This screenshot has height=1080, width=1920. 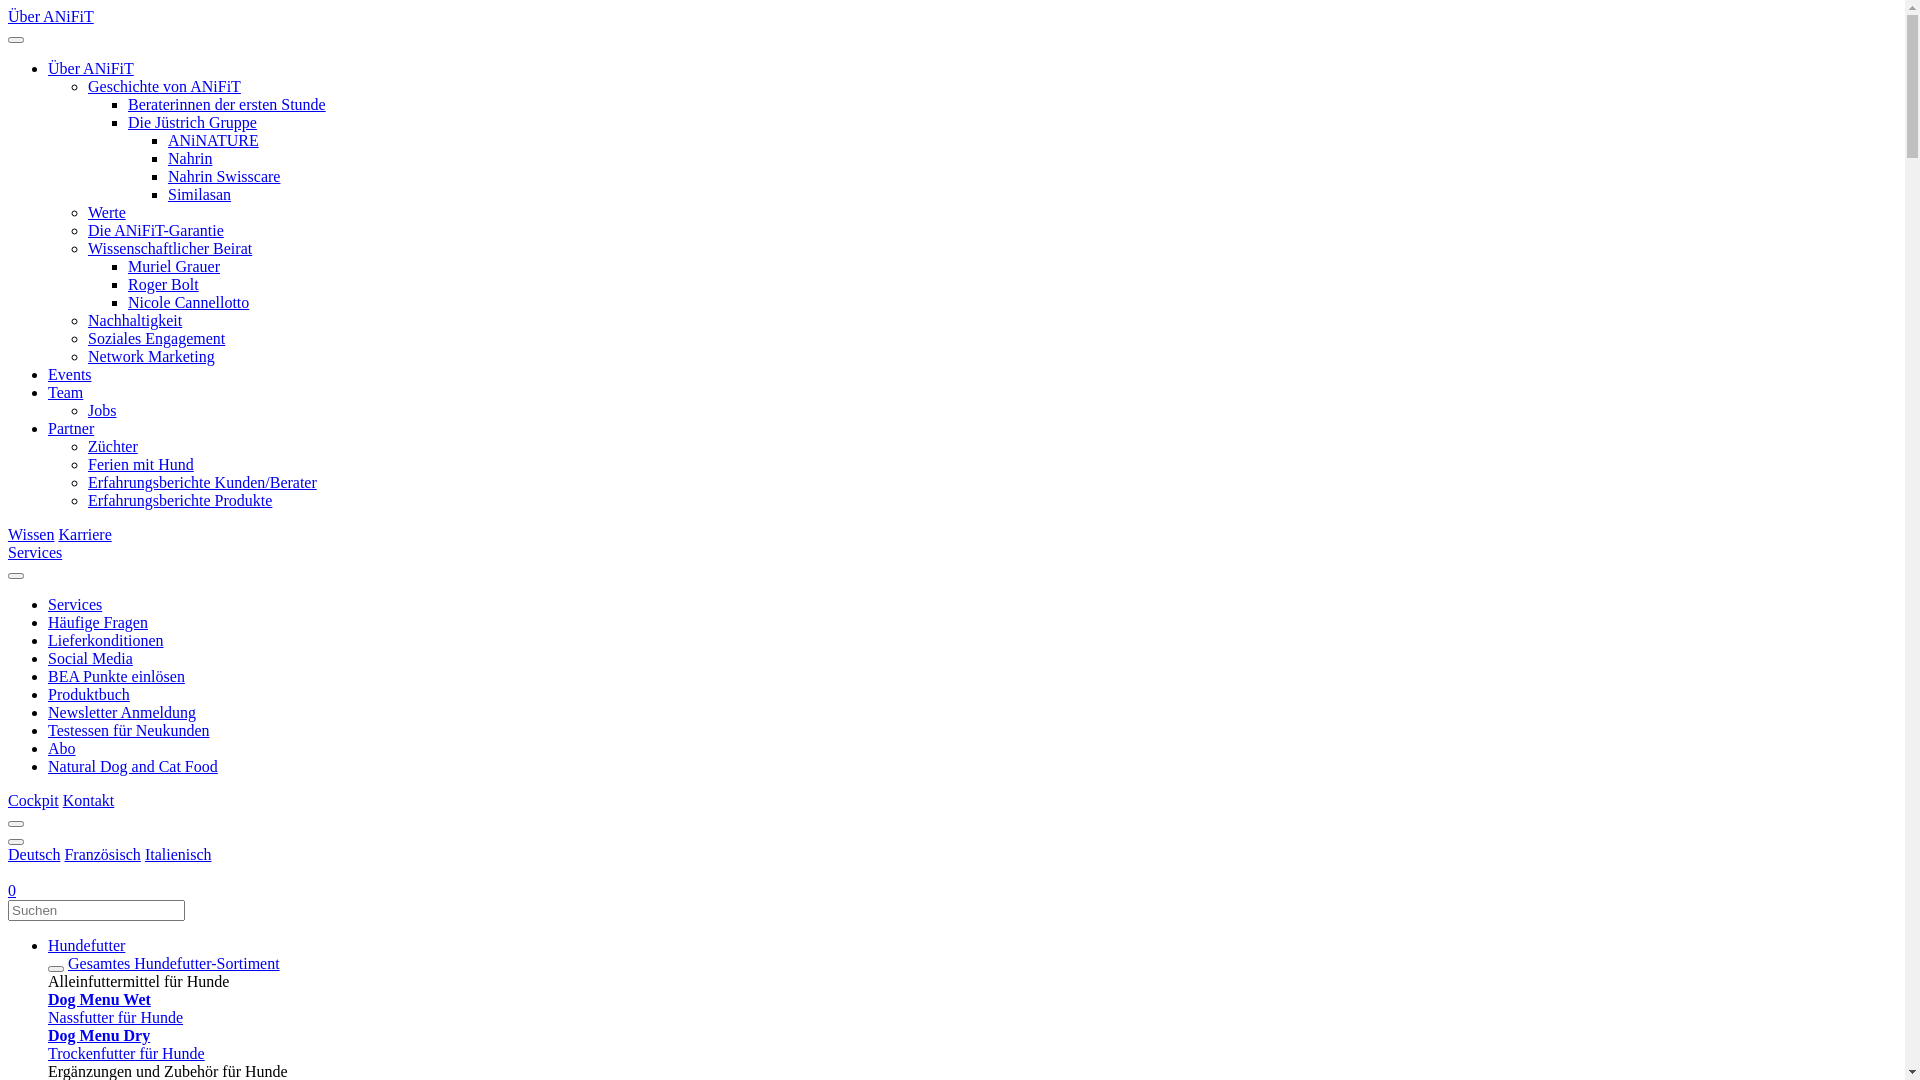 What do you see at coordinates (133, 319) in the screenshot?
I see `'Nachhaltigkeit'` at bounding box center [133, 319].